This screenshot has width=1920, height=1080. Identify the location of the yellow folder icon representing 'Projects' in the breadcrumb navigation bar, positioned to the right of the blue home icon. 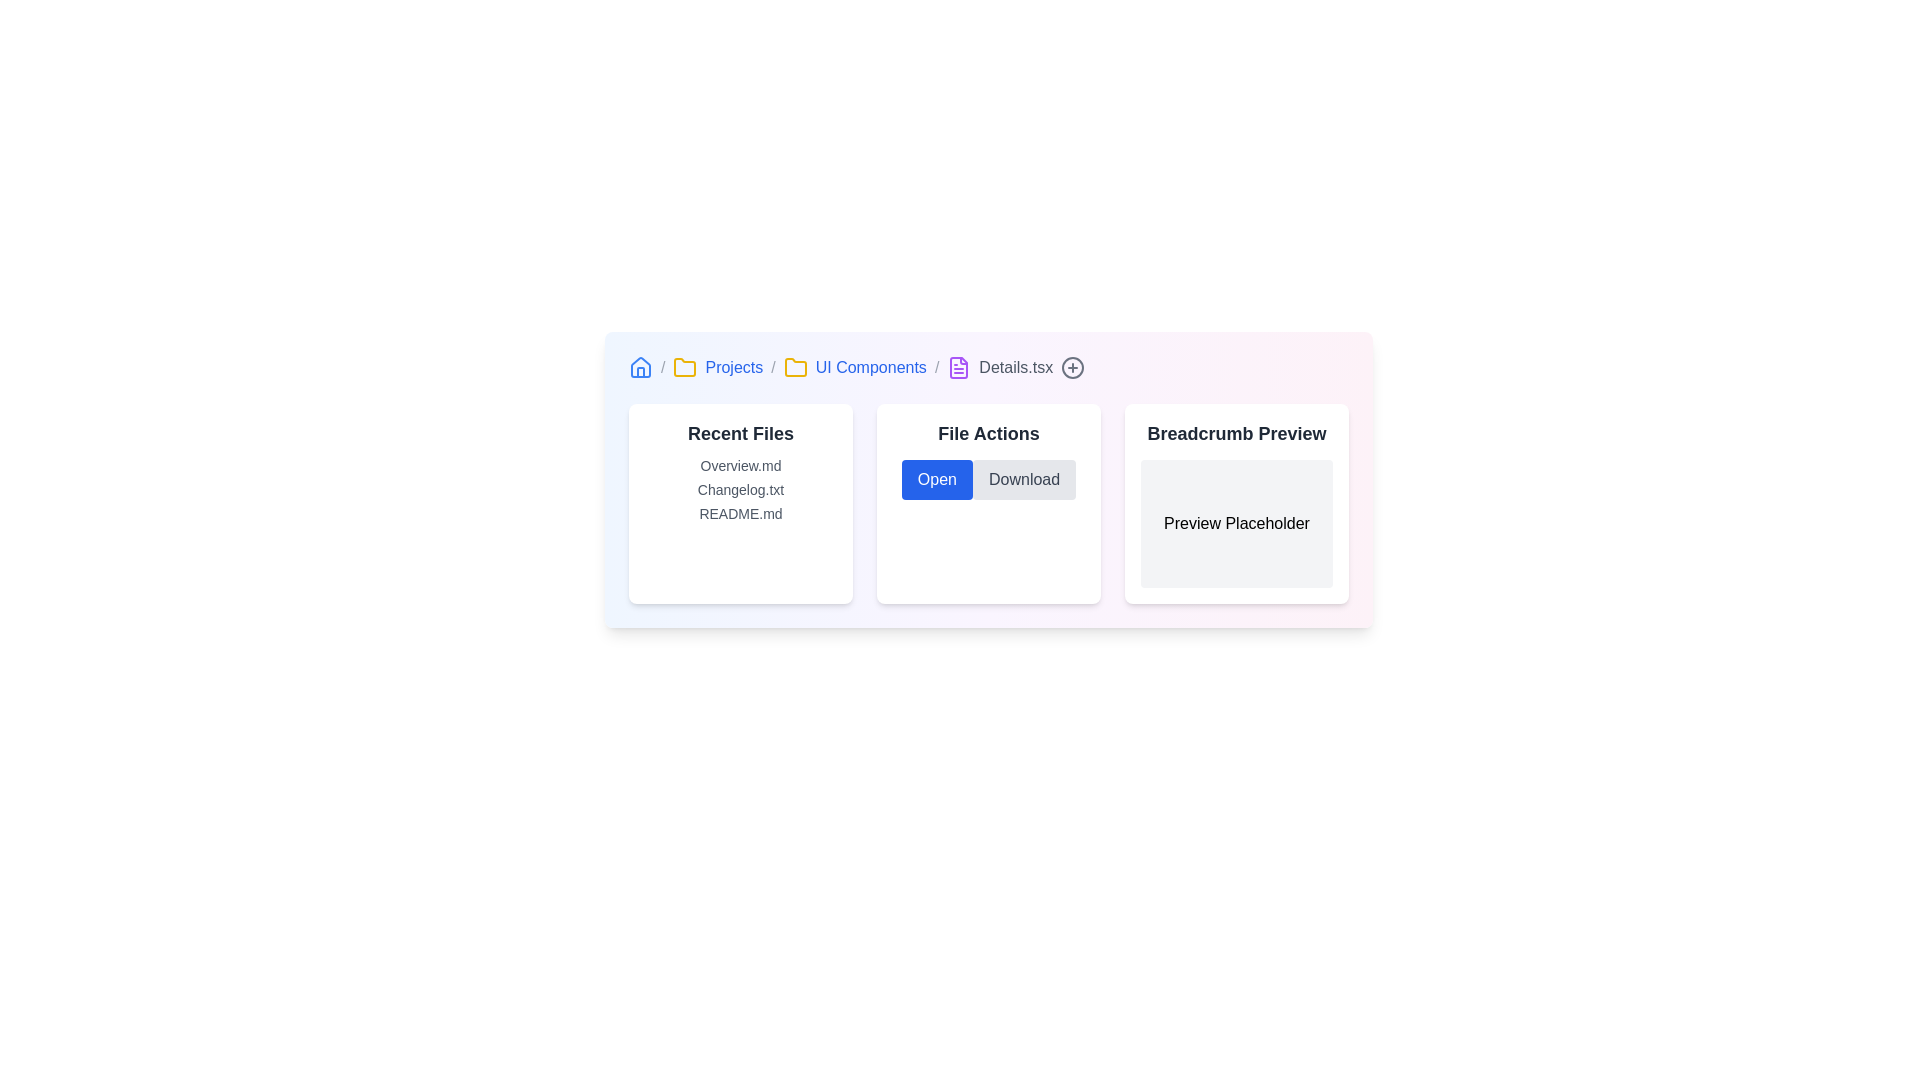
(685, 367).